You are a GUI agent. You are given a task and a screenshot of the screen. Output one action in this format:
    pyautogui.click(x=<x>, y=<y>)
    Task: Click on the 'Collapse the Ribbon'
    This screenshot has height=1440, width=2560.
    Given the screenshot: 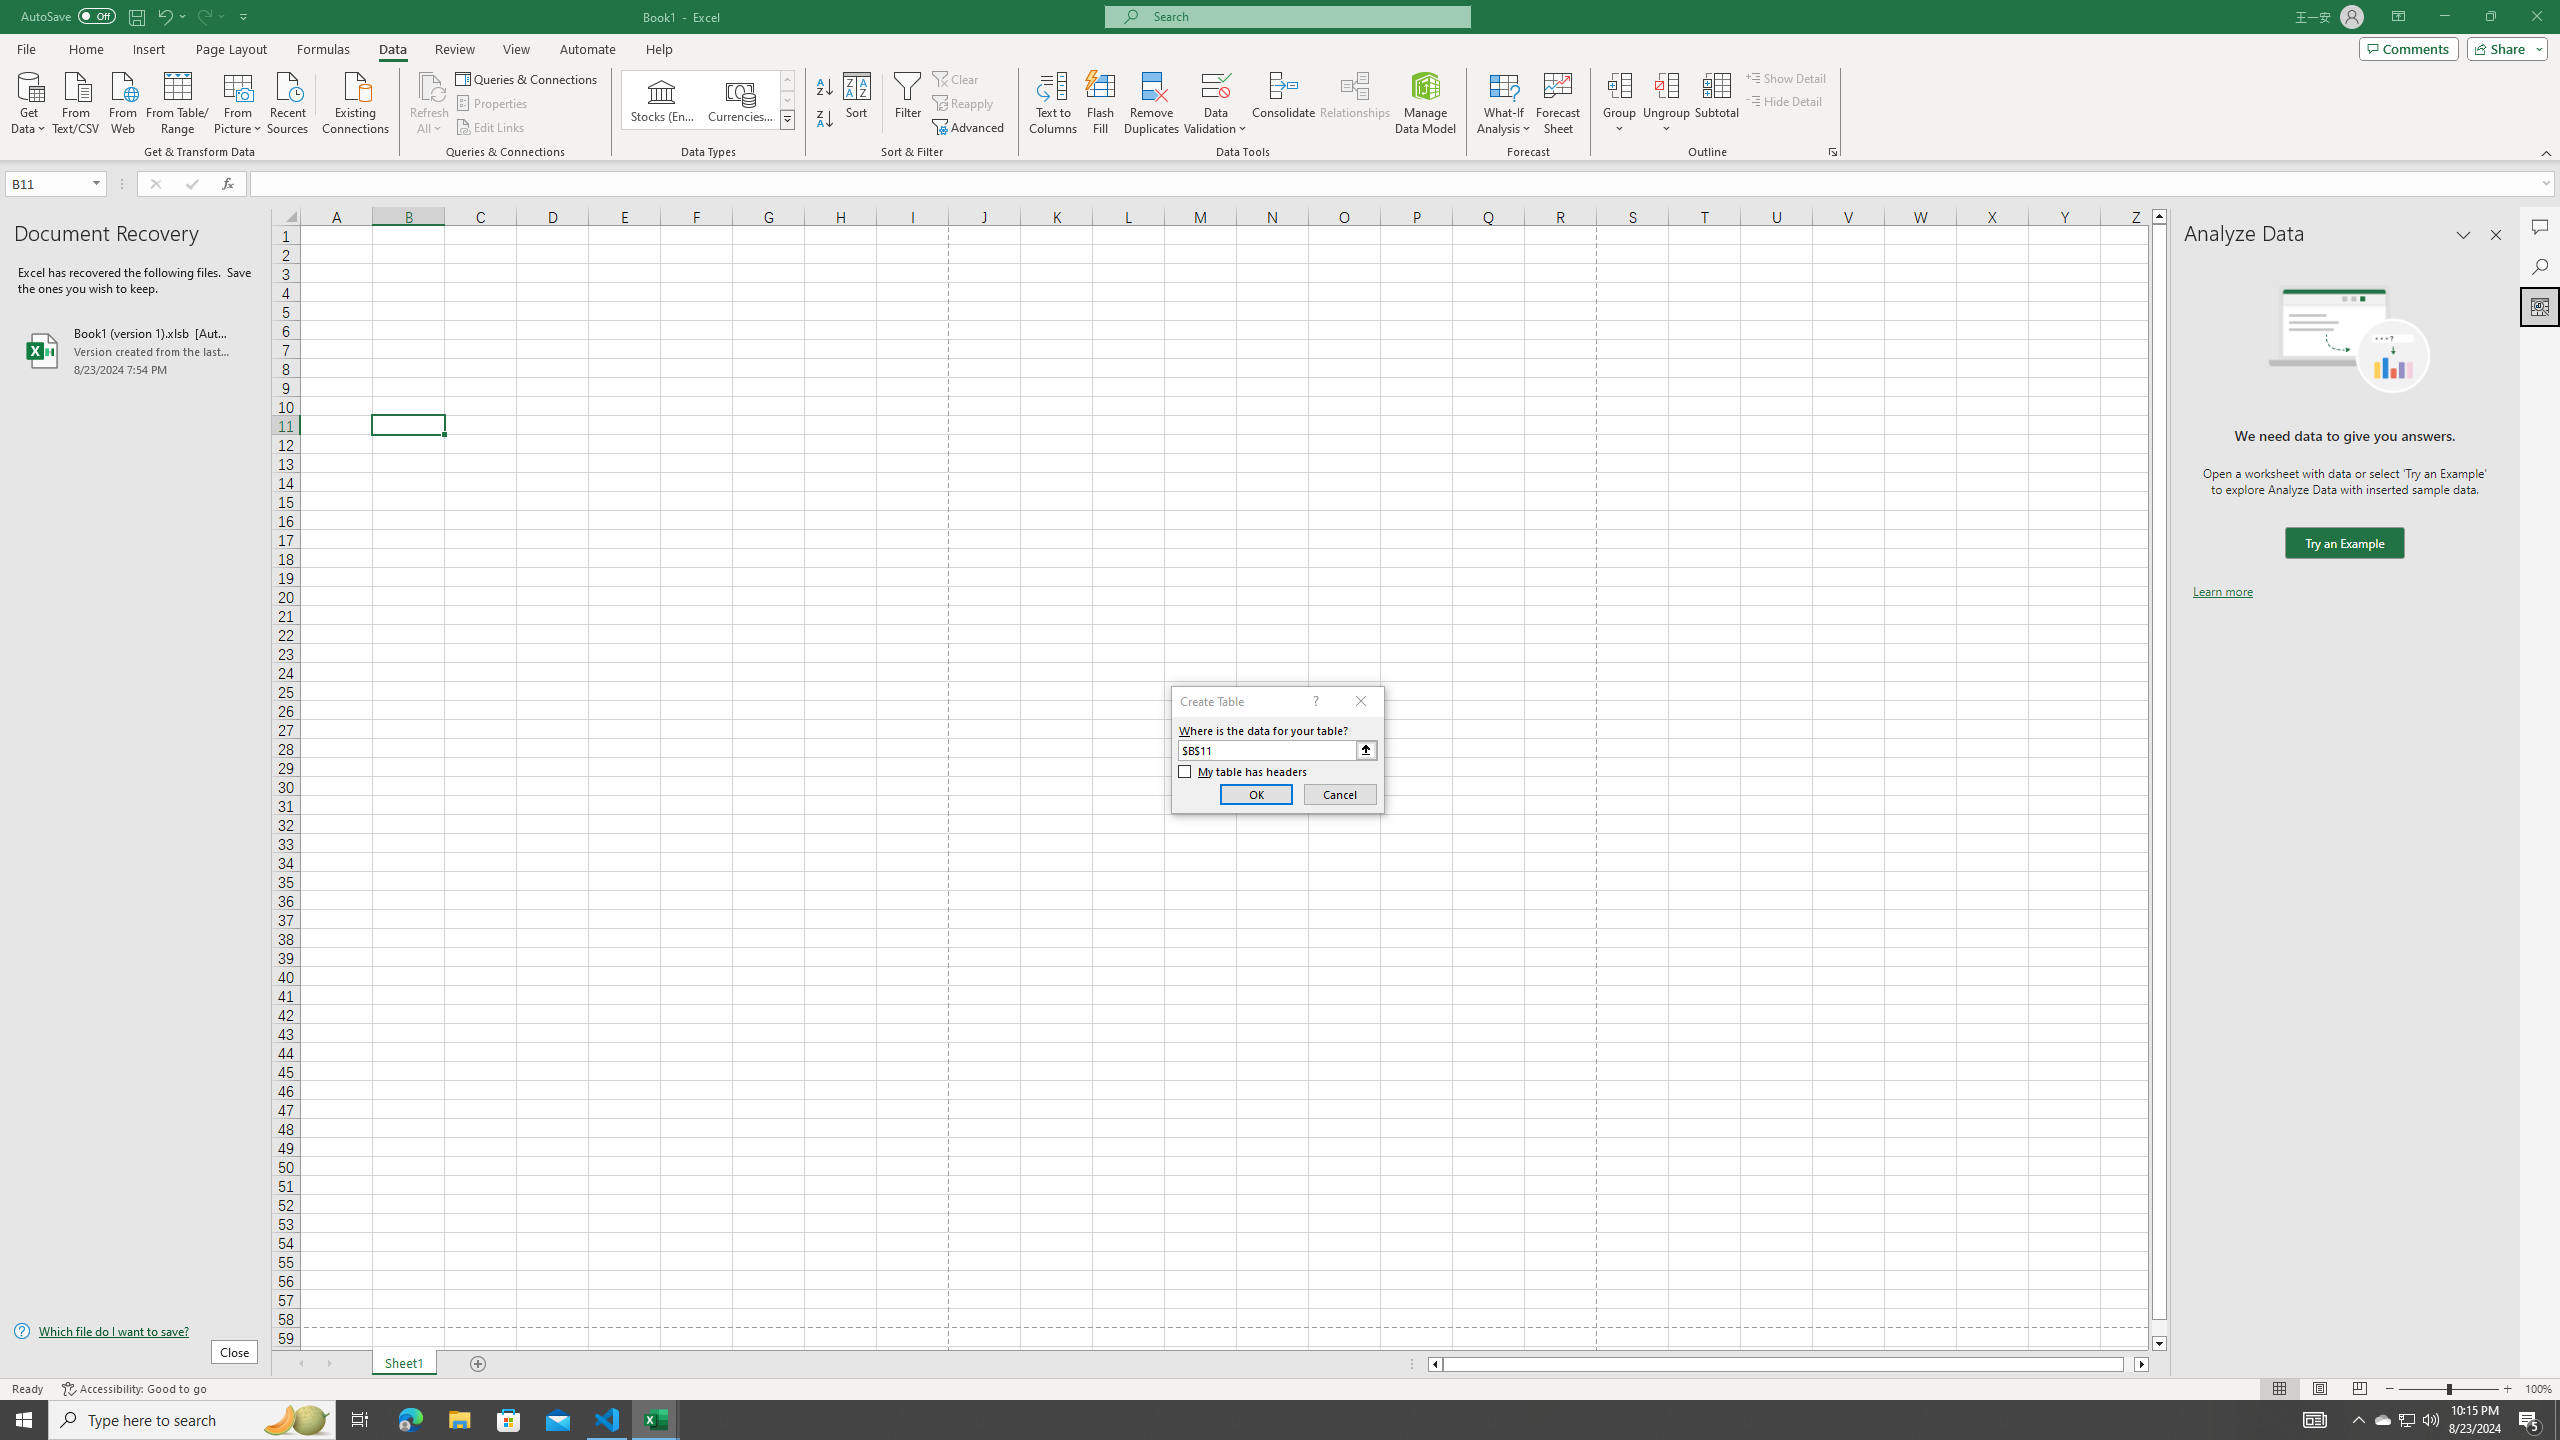 What is the action you would take?
    pyautogui.click(x=2547, y=153)
    